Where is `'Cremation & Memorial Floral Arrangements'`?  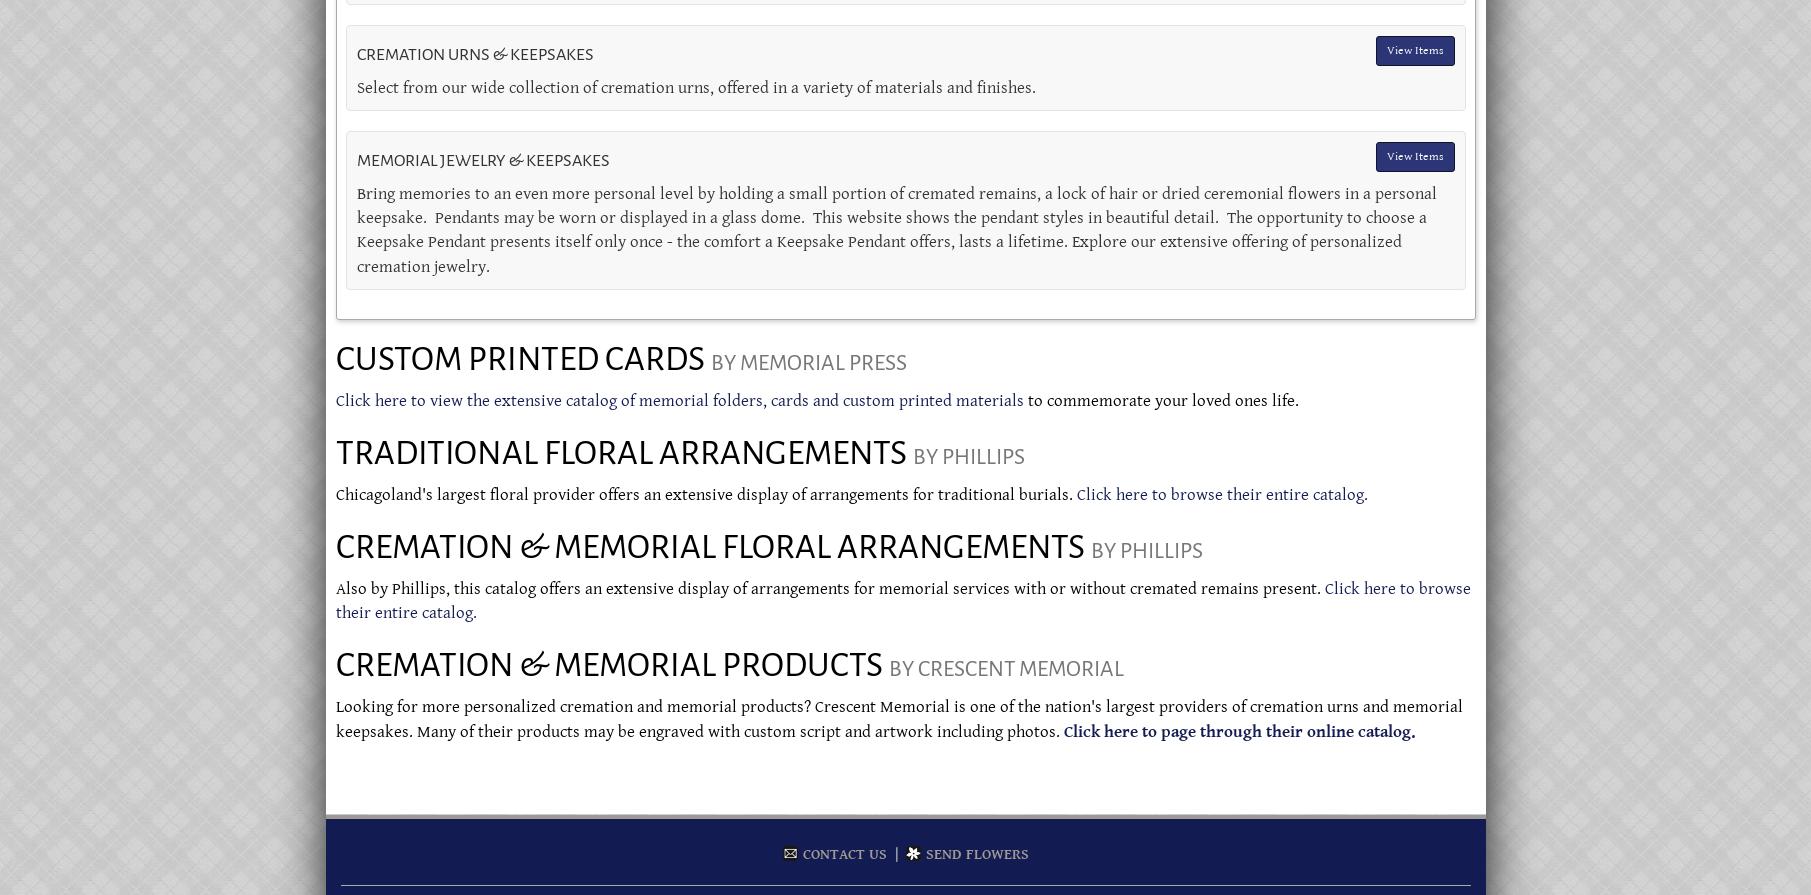
'Cremation & Memorial Floral Arrangements' is located at coordinates (334, 545).